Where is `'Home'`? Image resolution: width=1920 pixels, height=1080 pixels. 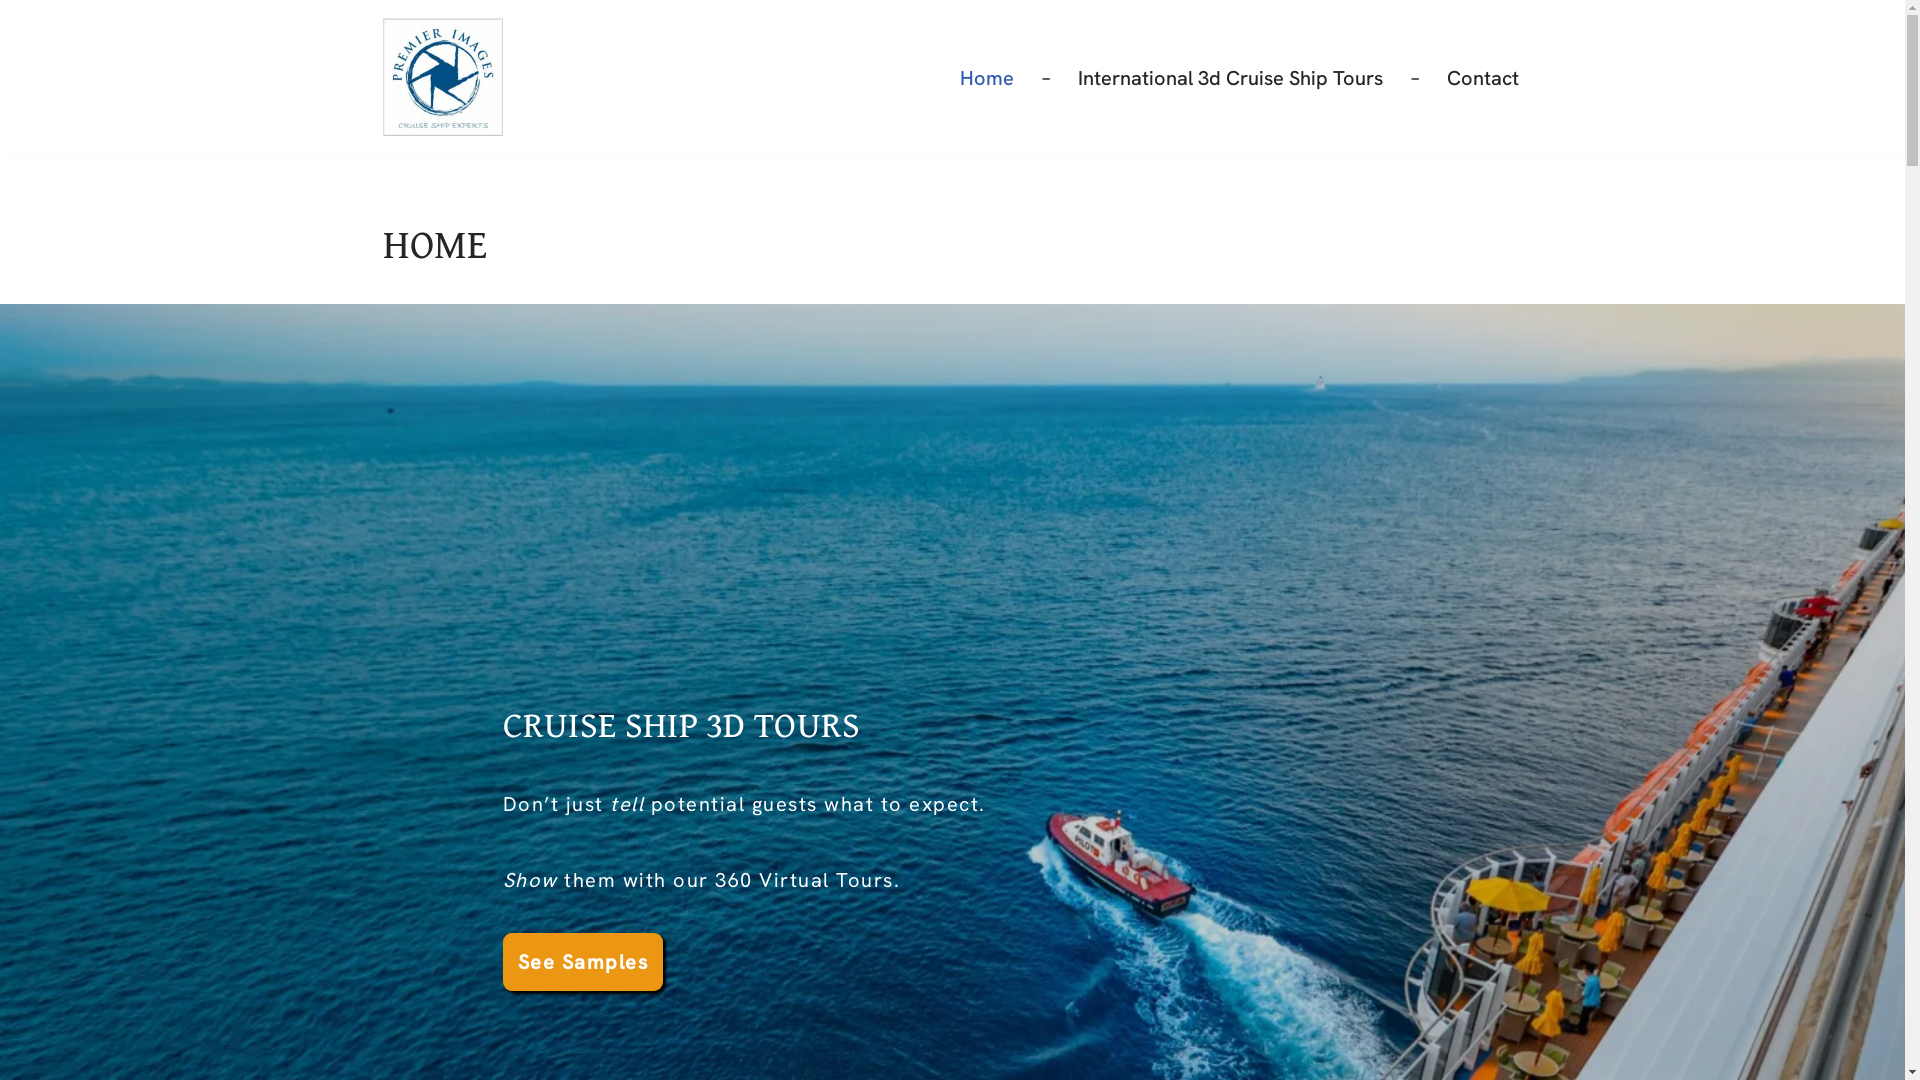
'Home' is located at coordinates (987, 76).